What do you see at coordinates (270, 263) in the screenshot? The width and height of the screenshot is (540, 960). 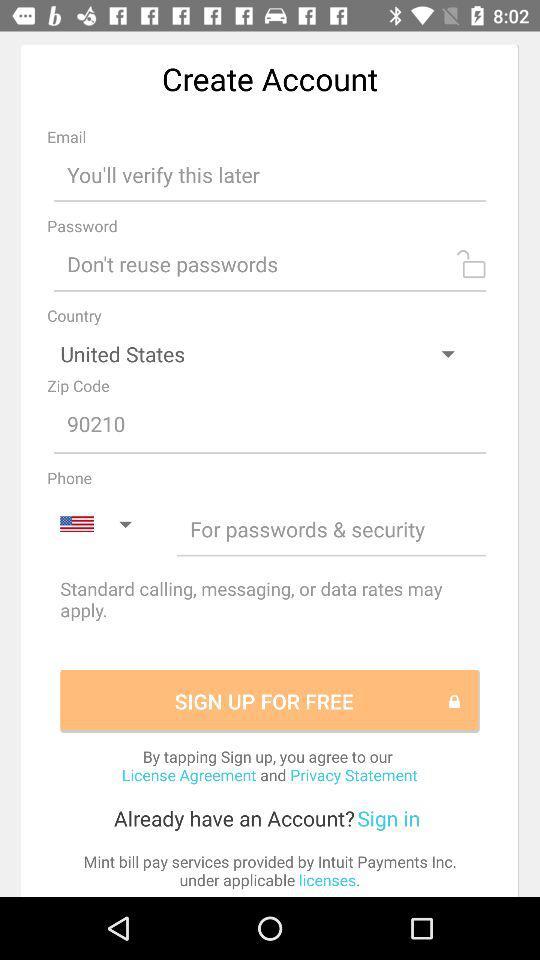 I see `input password` at bounding box center [270, 263].